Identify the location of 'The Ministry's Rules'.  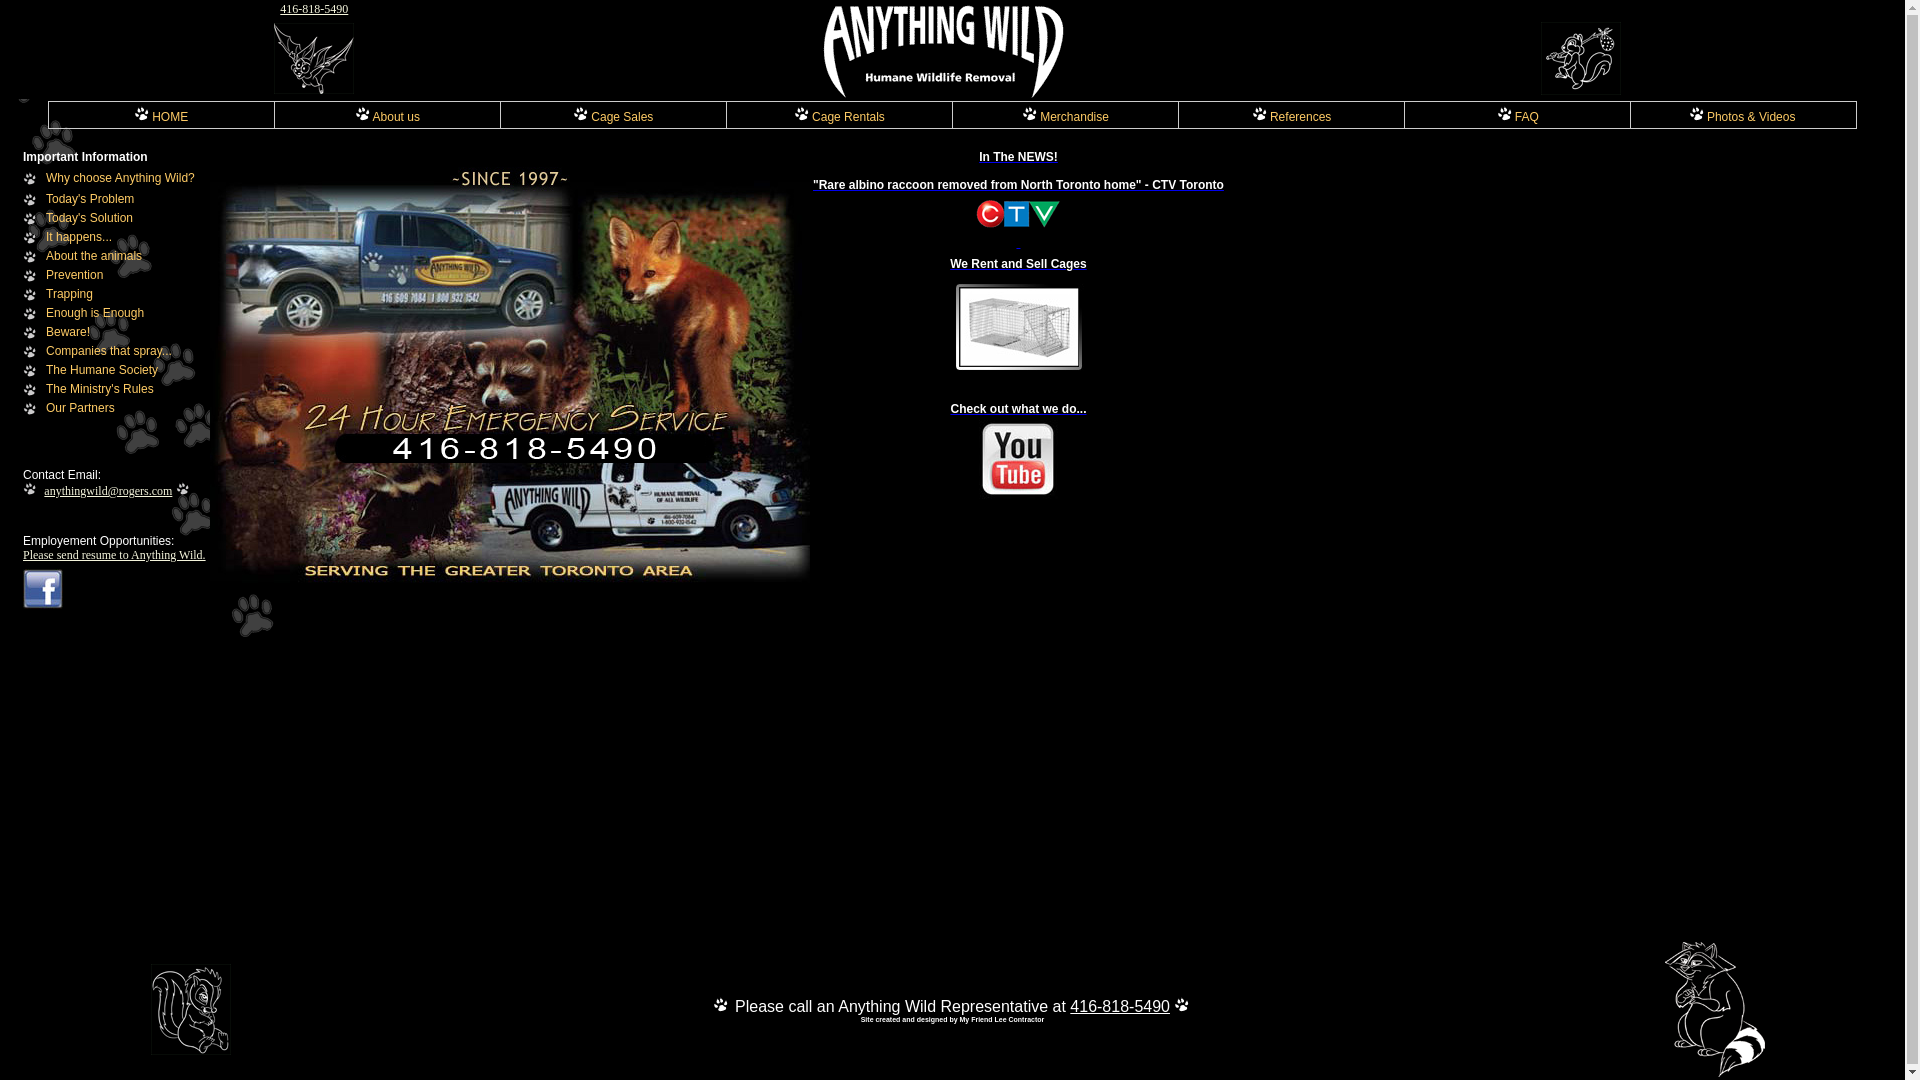
(99, 389).